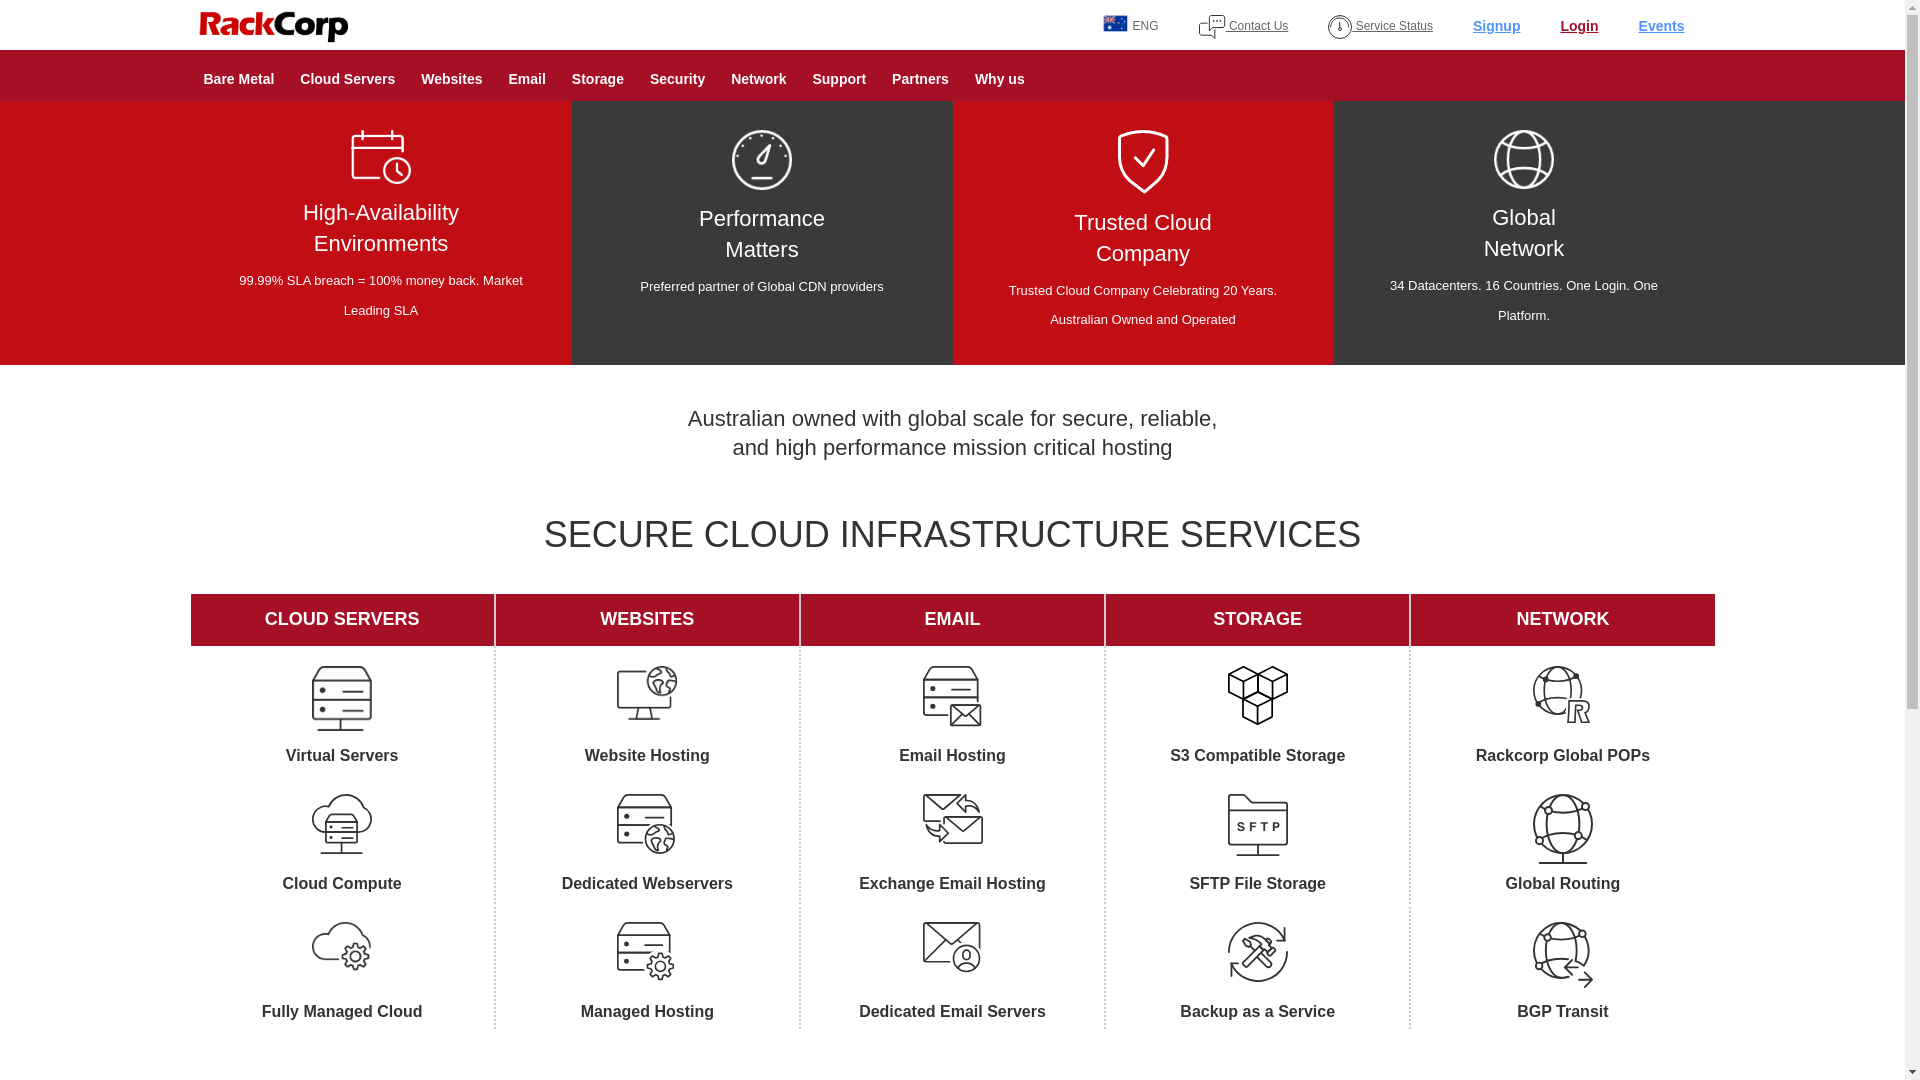 The height and width of the screenshot is (1080, 1920). What do you see at coordinates (1578, 26) in the screenshot?
I see `'Login'` at bounding box center [1578, 26].